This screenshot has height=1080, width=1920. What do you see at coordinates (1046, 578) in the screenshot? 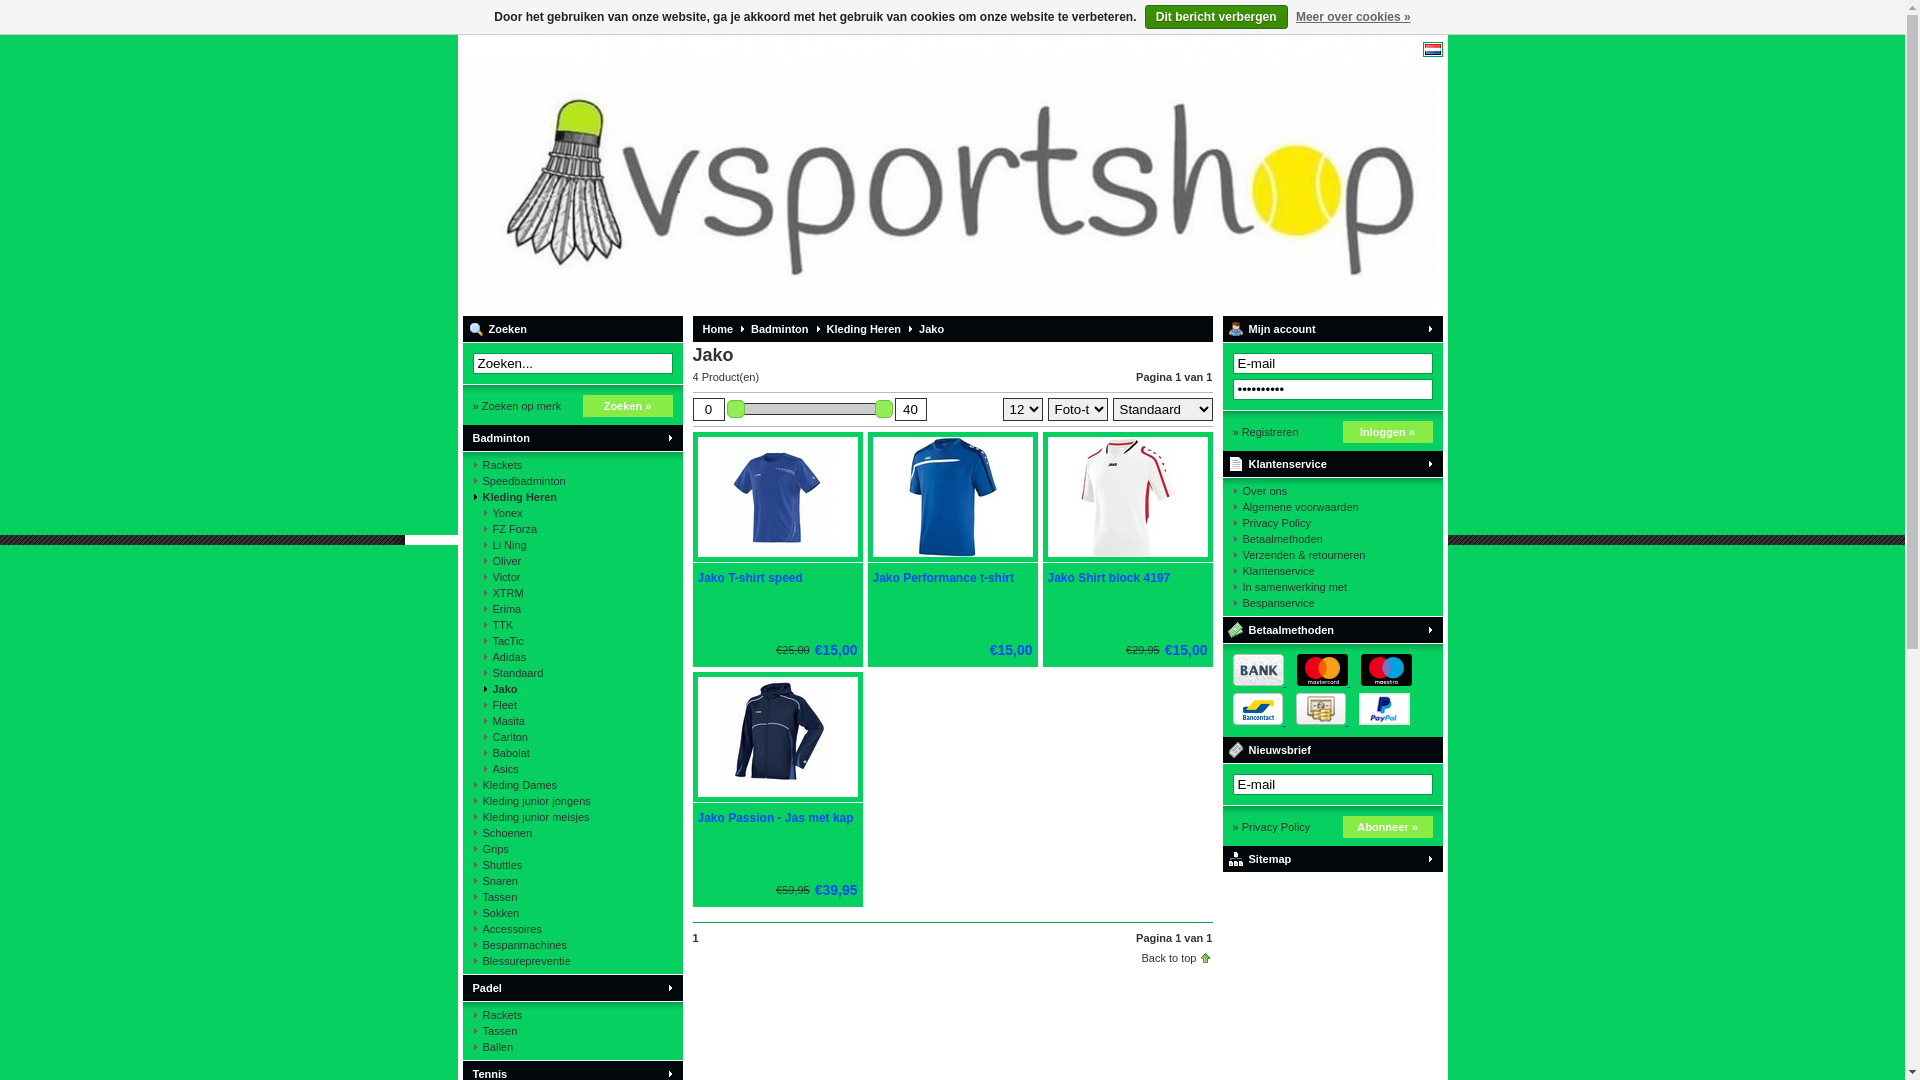
I see `'Jako Shirt block 4197'` at bounding box center [1046, 578].